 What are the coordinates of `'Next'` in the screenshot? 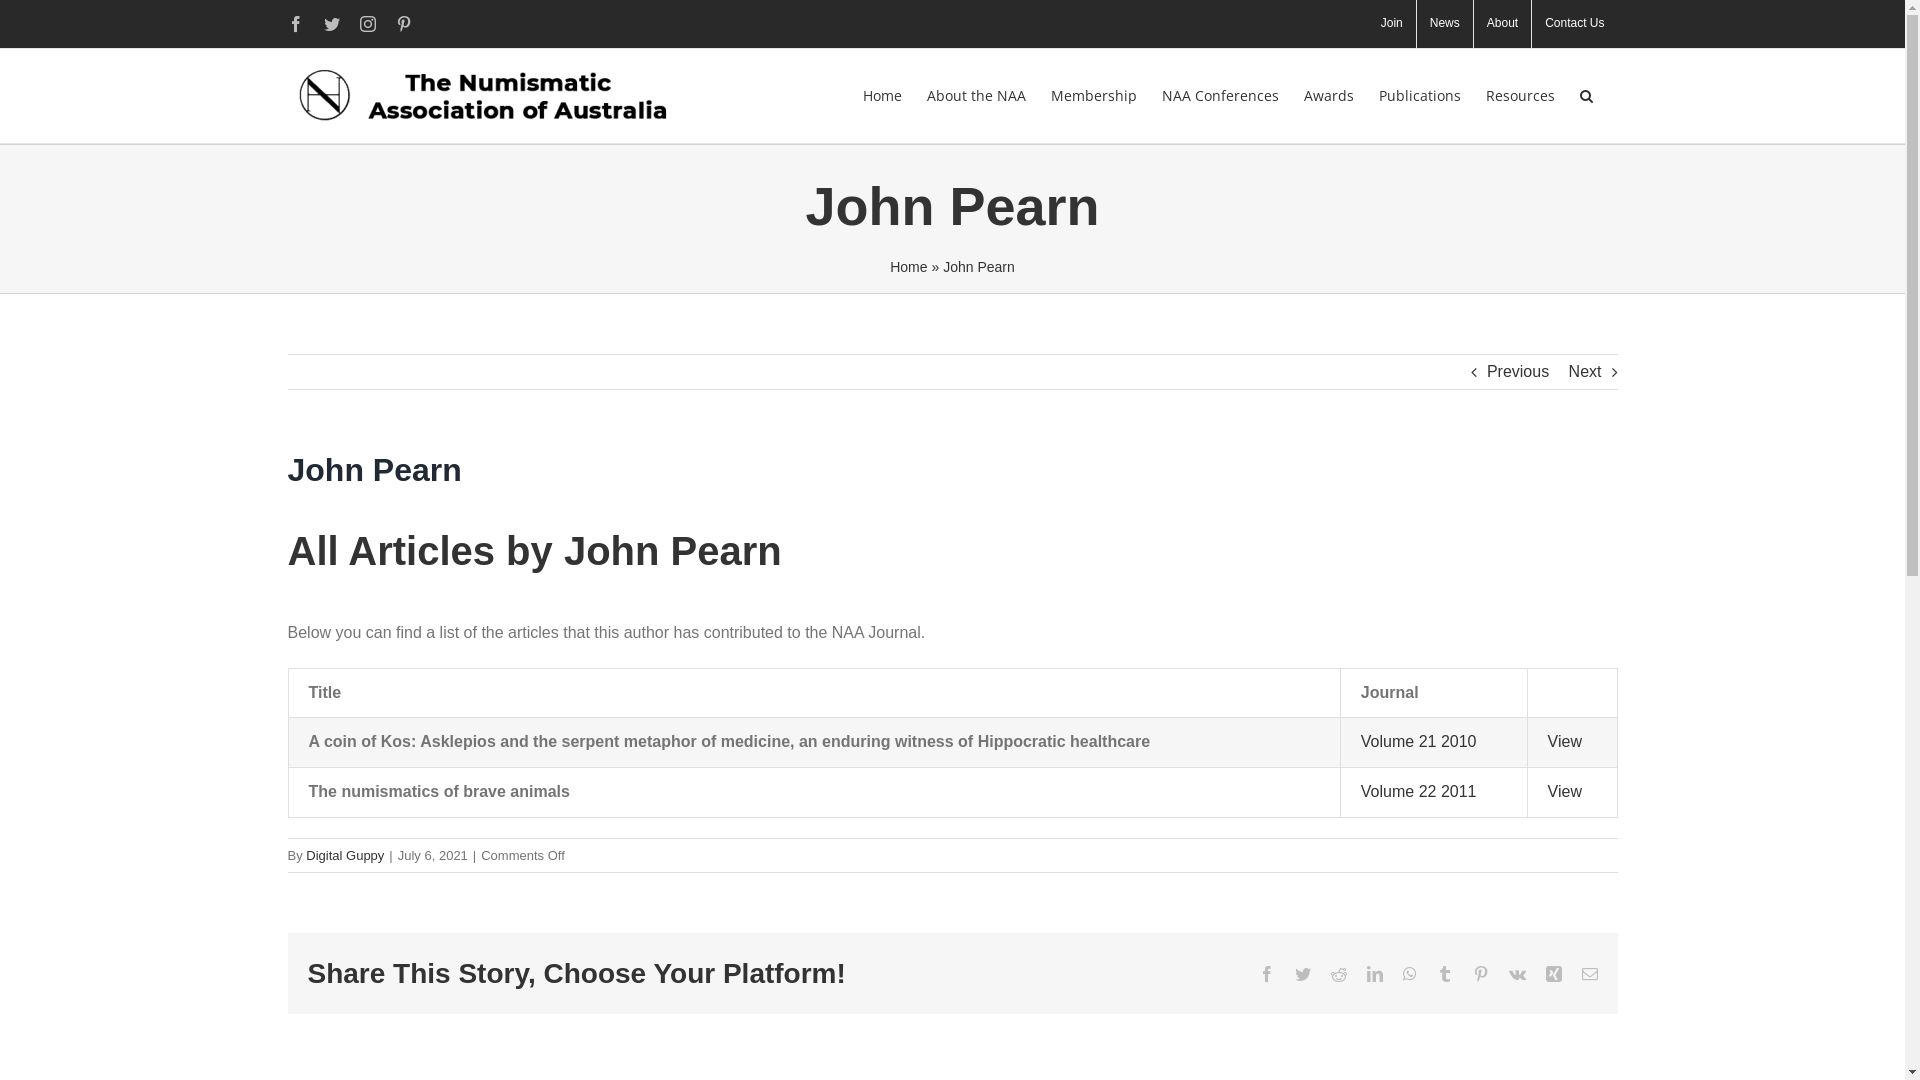 It's located at (1584, 371).